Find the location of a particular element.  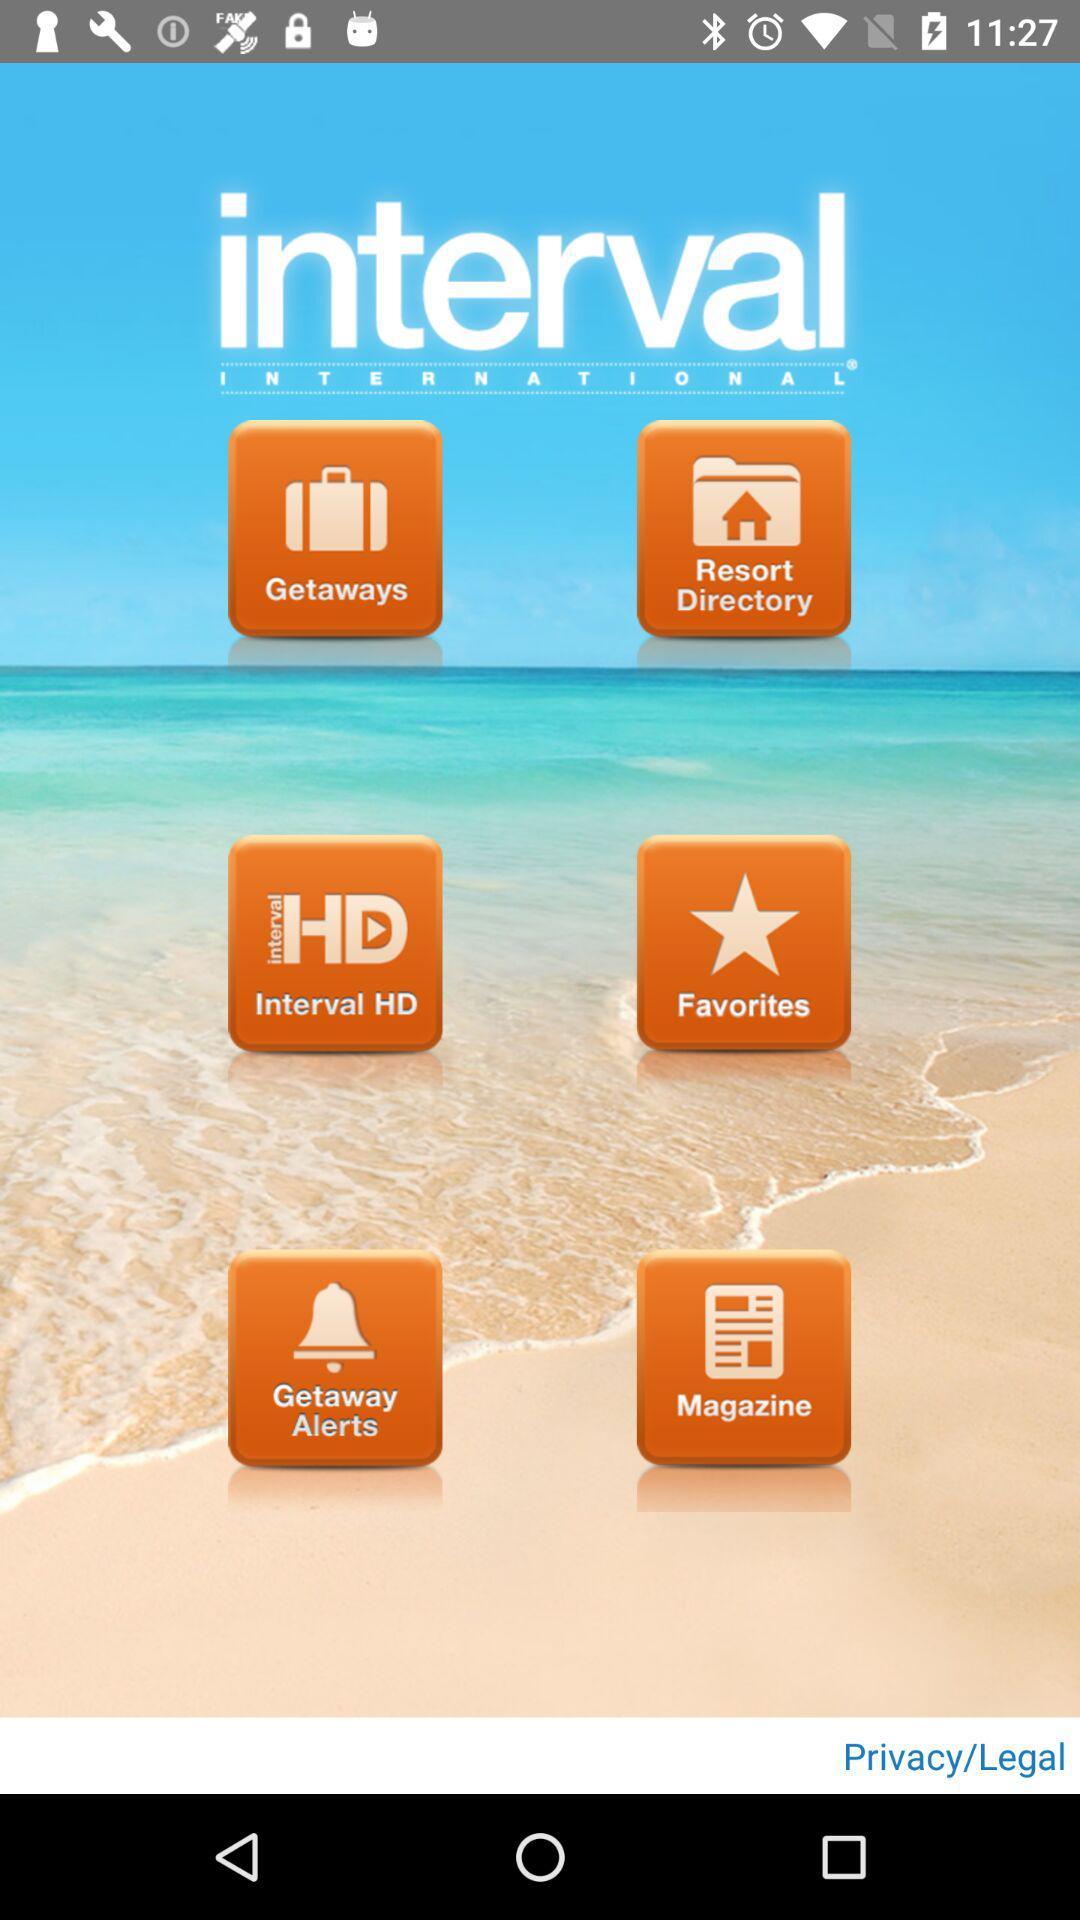

gateways is located at coordinates (334, 551).